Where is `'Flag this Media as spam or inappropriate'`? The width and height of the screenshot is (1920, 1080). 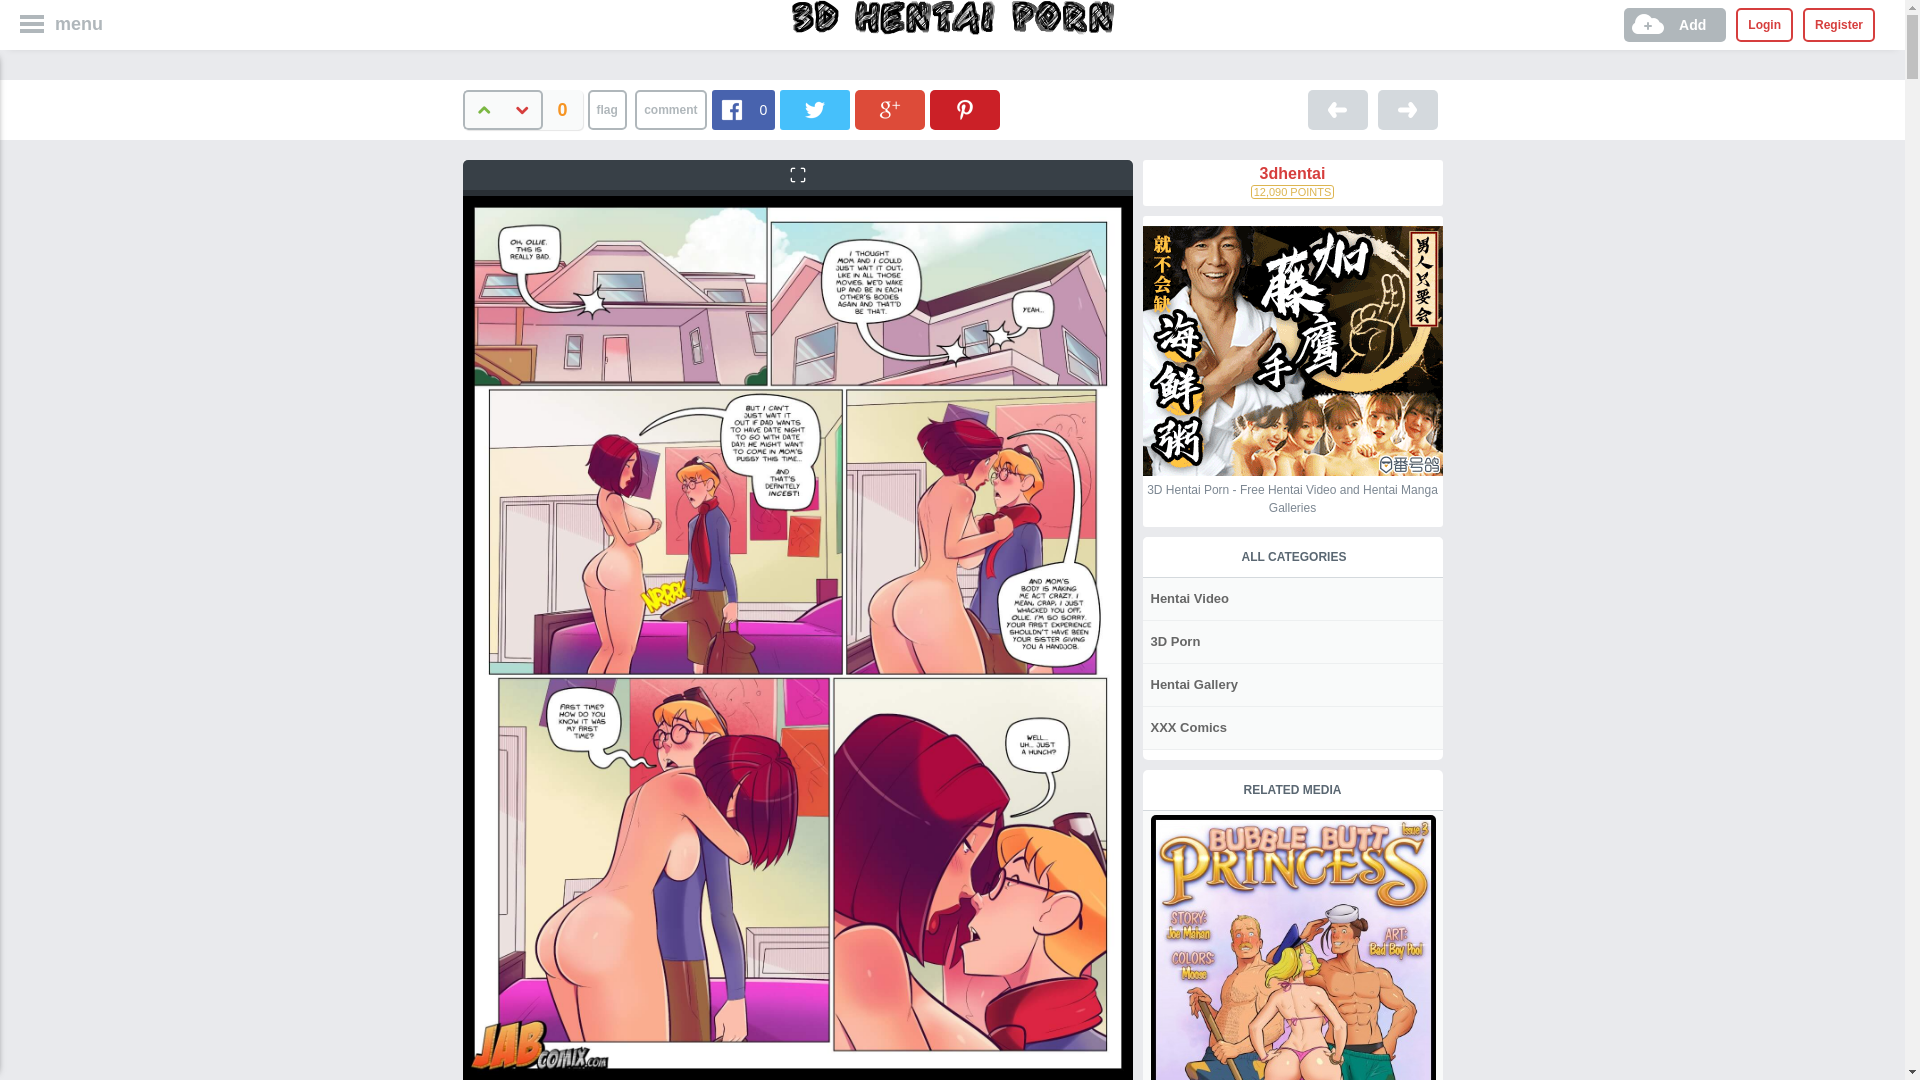 'Flag this Media as spam or inappropriate' is located at coordinates (606, 110).